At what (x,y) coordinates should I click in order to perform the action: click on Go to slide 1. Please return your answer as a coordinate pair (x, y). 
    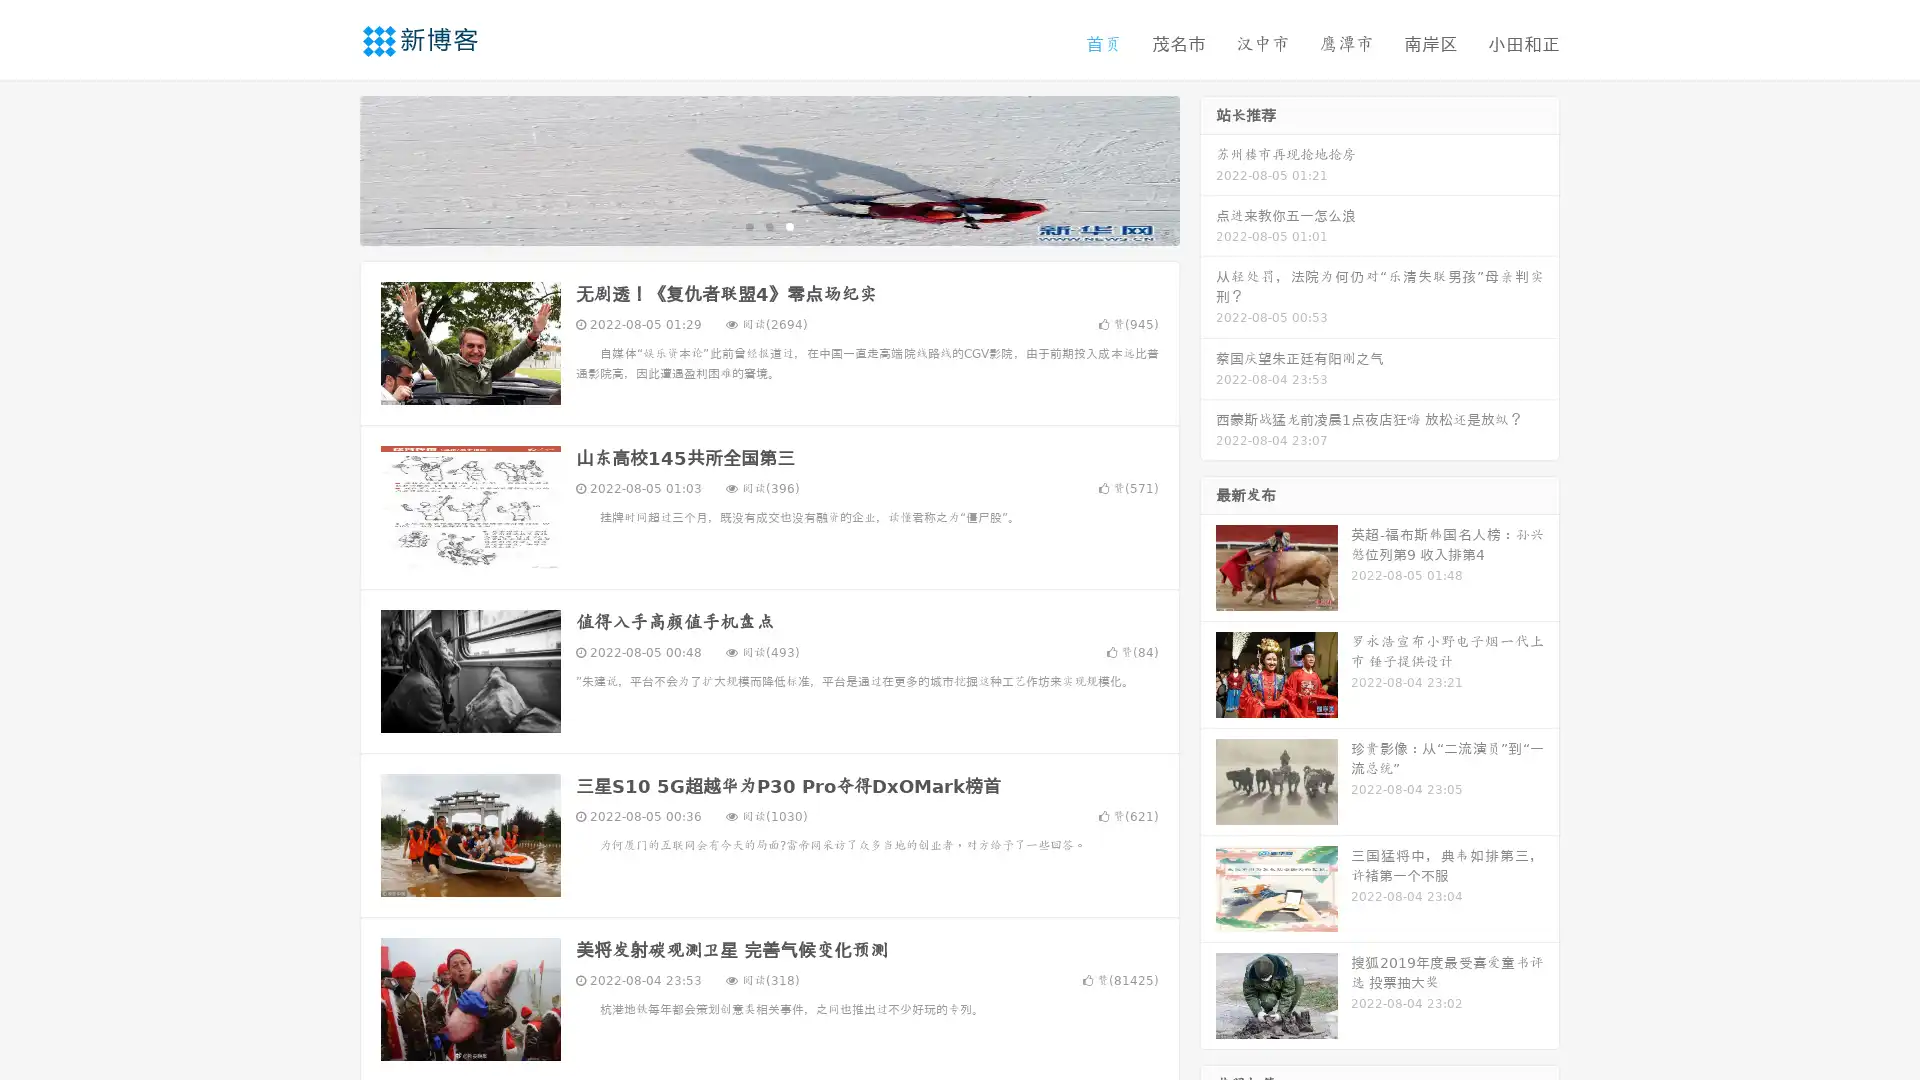
    Looking at the image, I should click on (748, 225).